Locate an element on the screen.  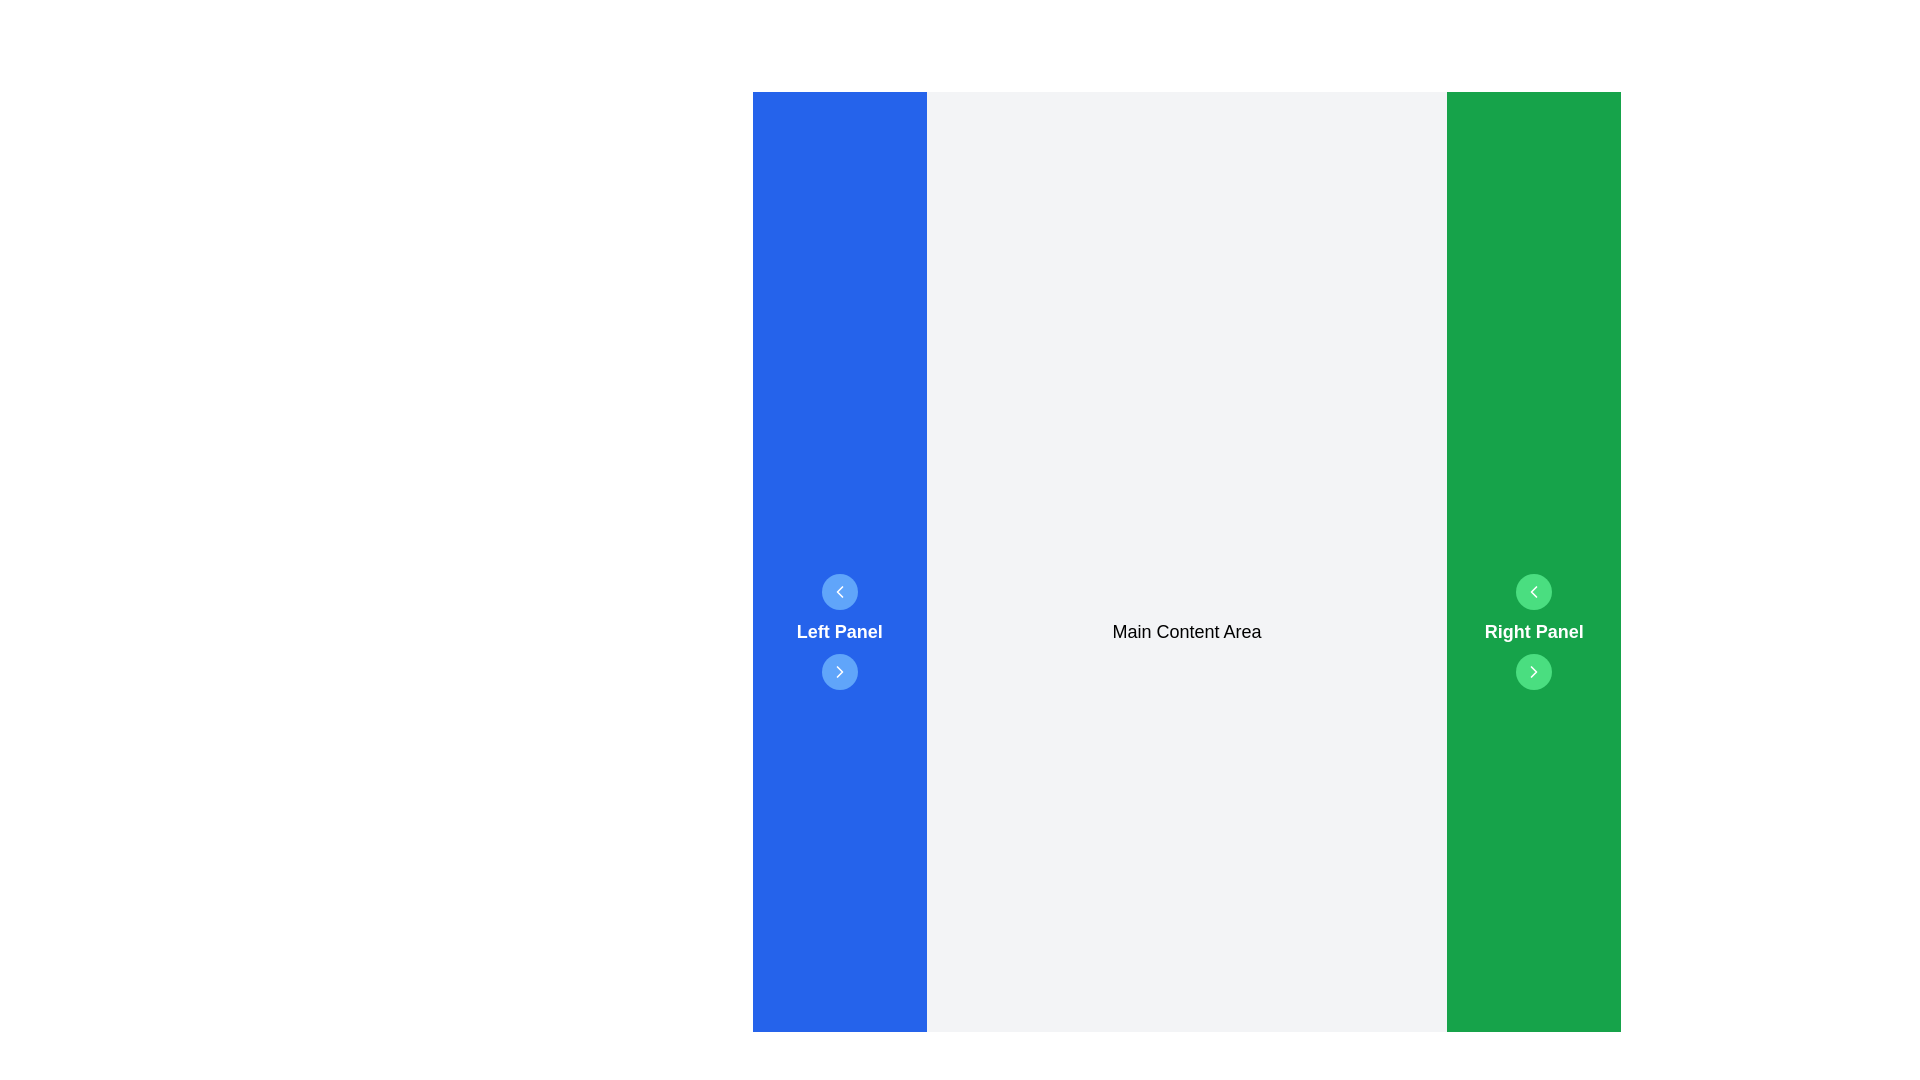
the right-facing chevron icon button displayed in white on a blue circular background for keyboard navigation is located at coordinates (839, 671).